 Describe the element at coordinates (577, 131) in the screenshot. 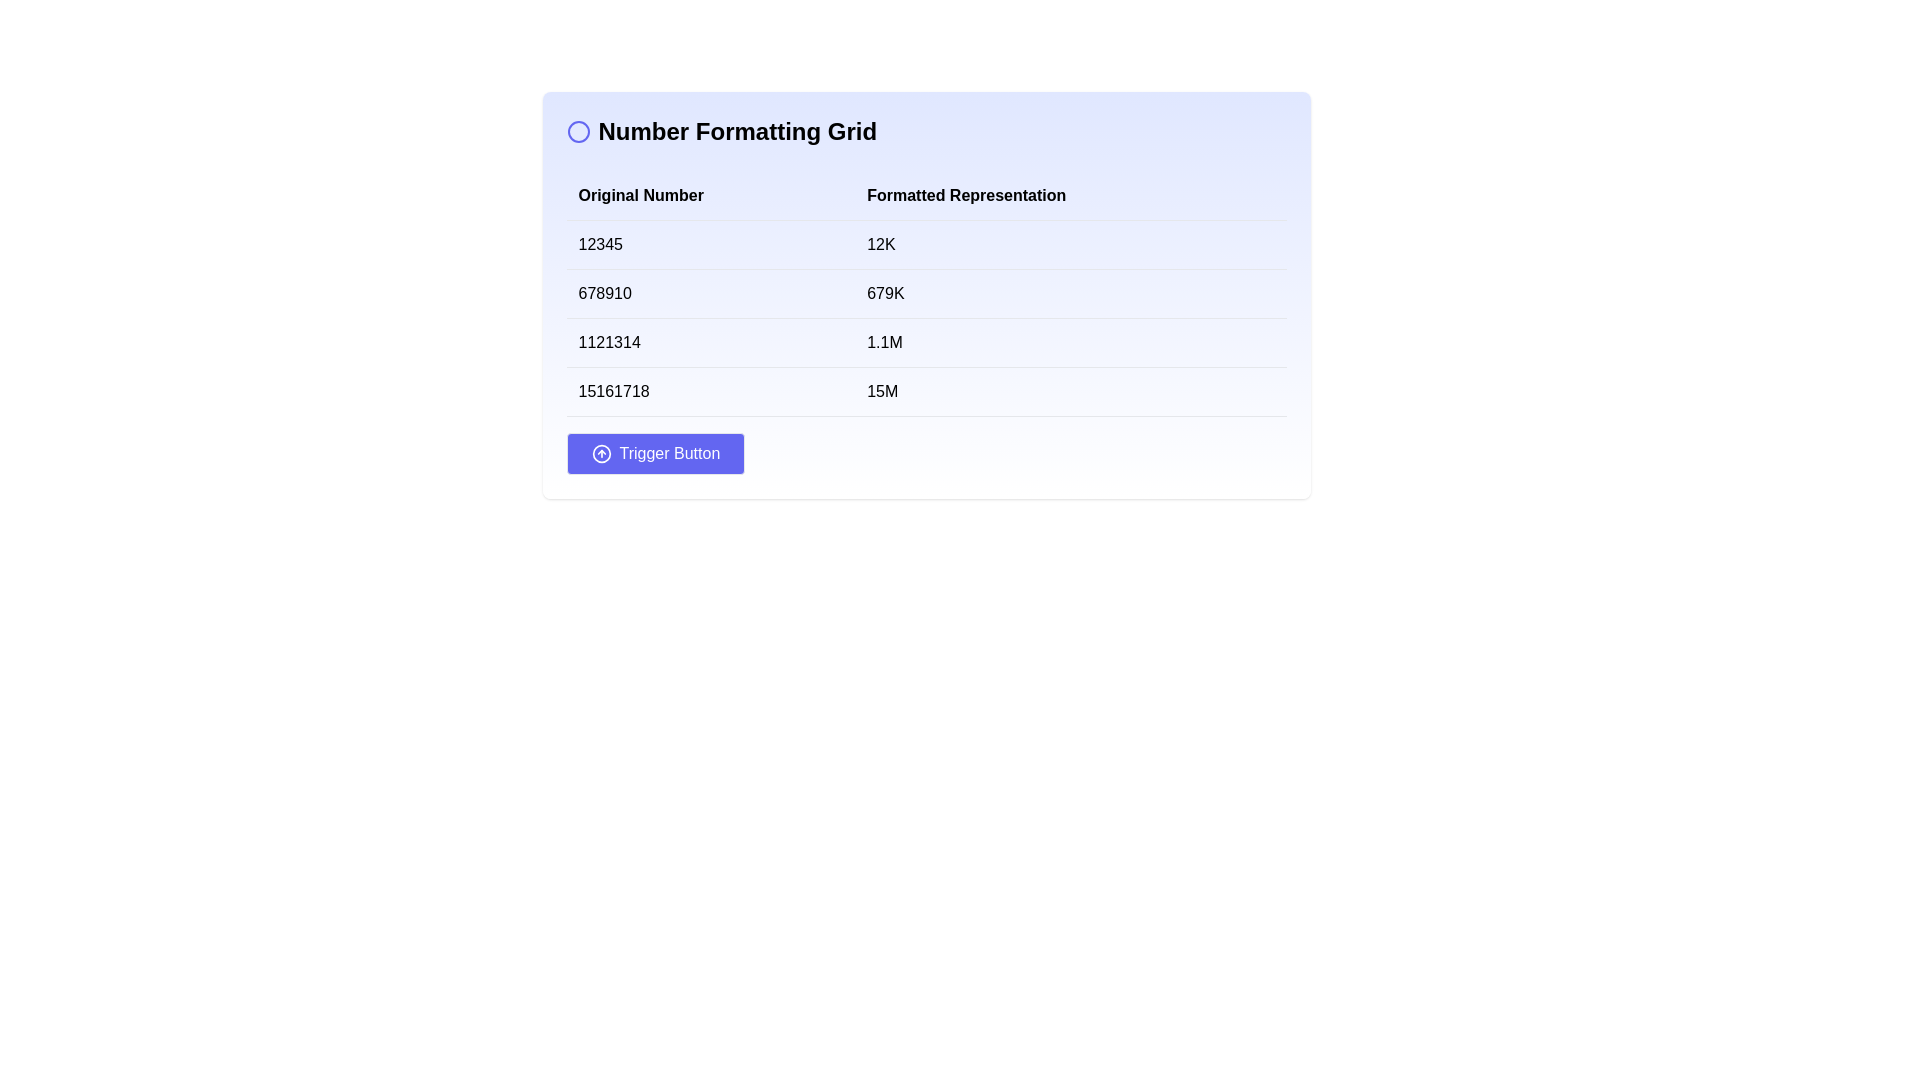

I see `the circular indigo icon located to the left of the 'Number Formatting Grid' heading` at that location.